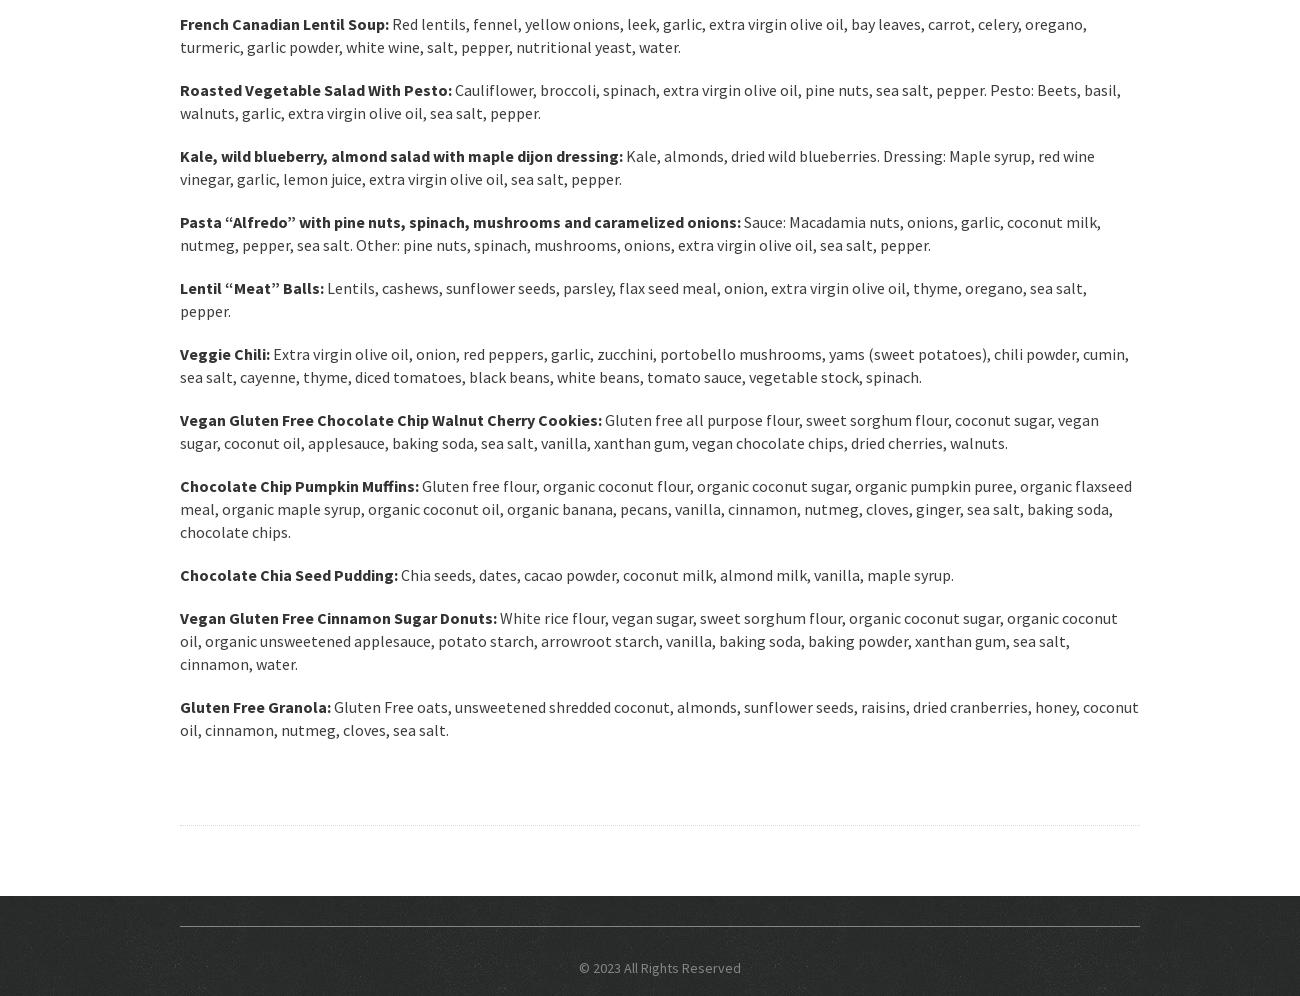 Image resolution: width=1300 pixels, height=996 pixels. I want to click on 'extra virgin olive oil, bay leaves, carrot, celery, oregano, turmeric, garlic powder, white wine, salt, pepper, nutritional yeast, water.', so click(633, 35).